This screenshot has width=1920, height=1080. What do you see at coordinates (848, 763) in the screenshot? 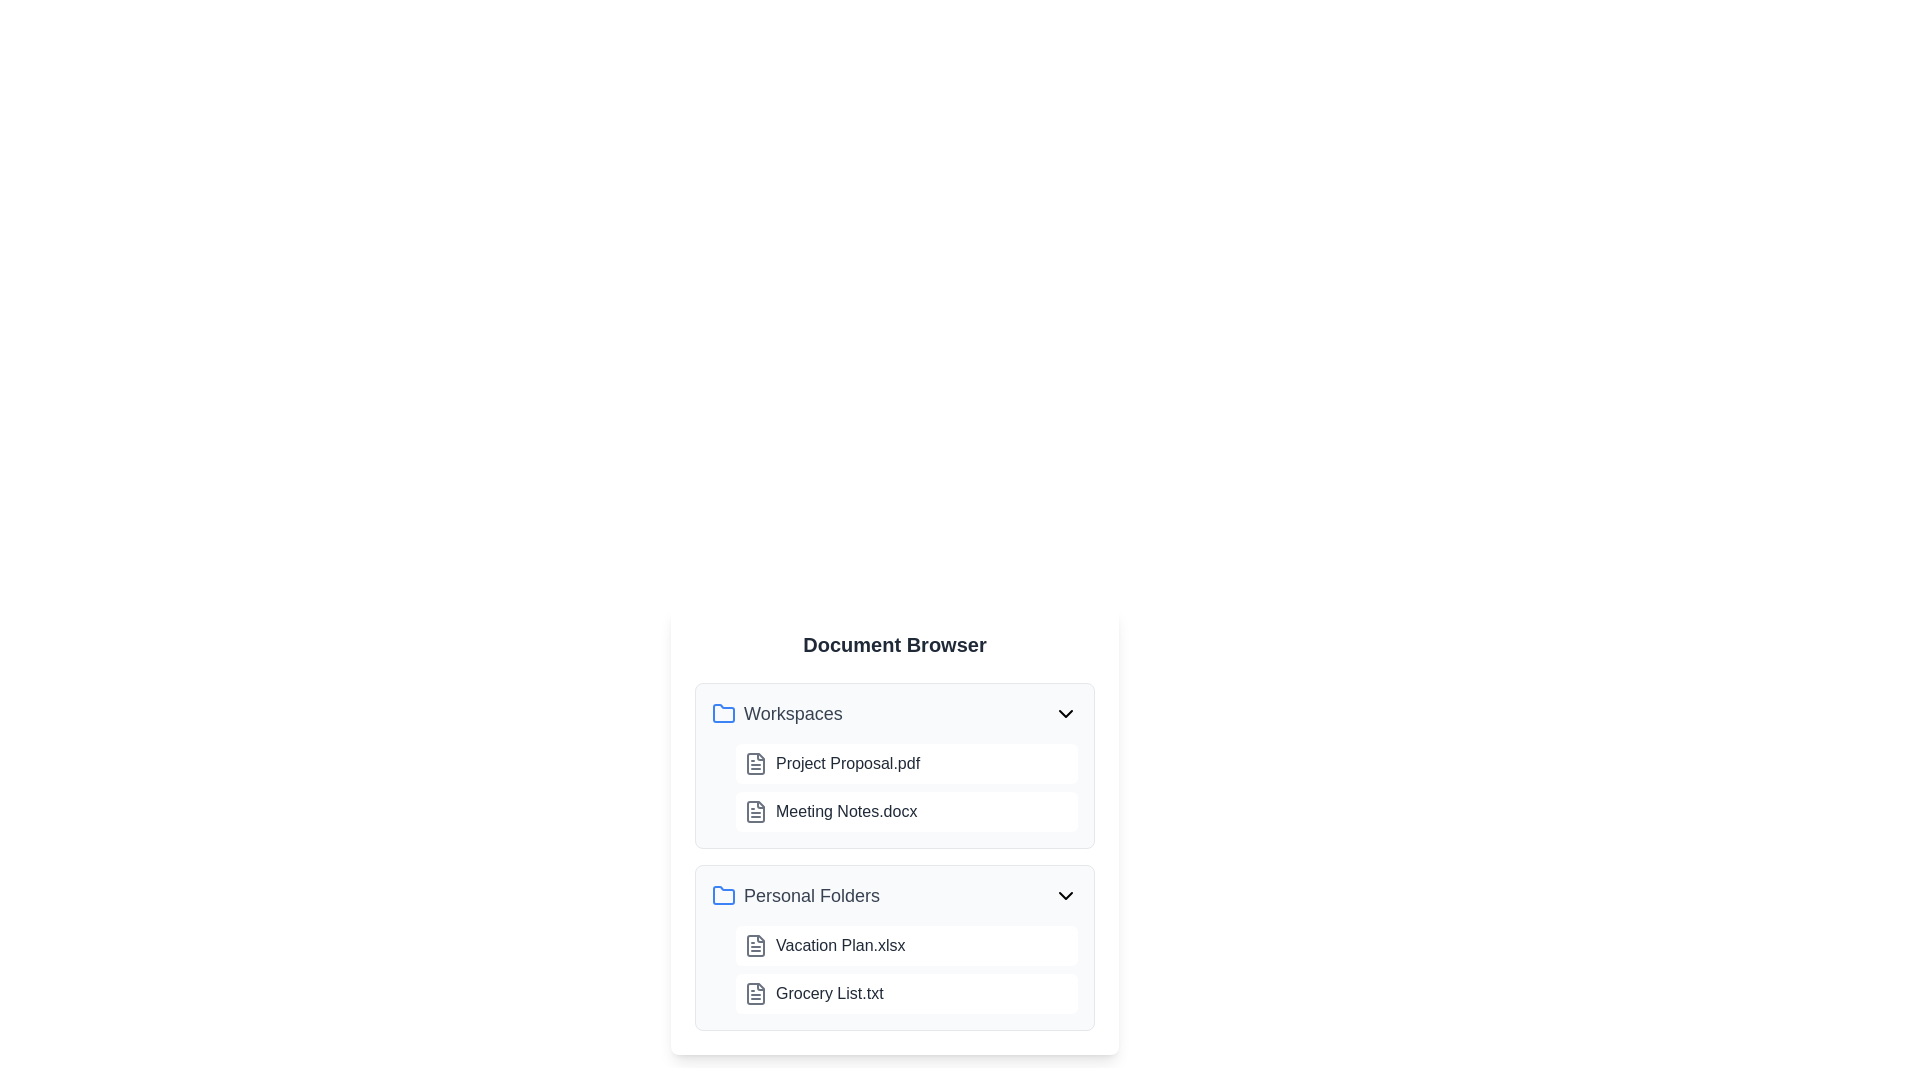
I see `the text label displaying 'Project Proposal.pdf'` at bounding box center [848, 763].